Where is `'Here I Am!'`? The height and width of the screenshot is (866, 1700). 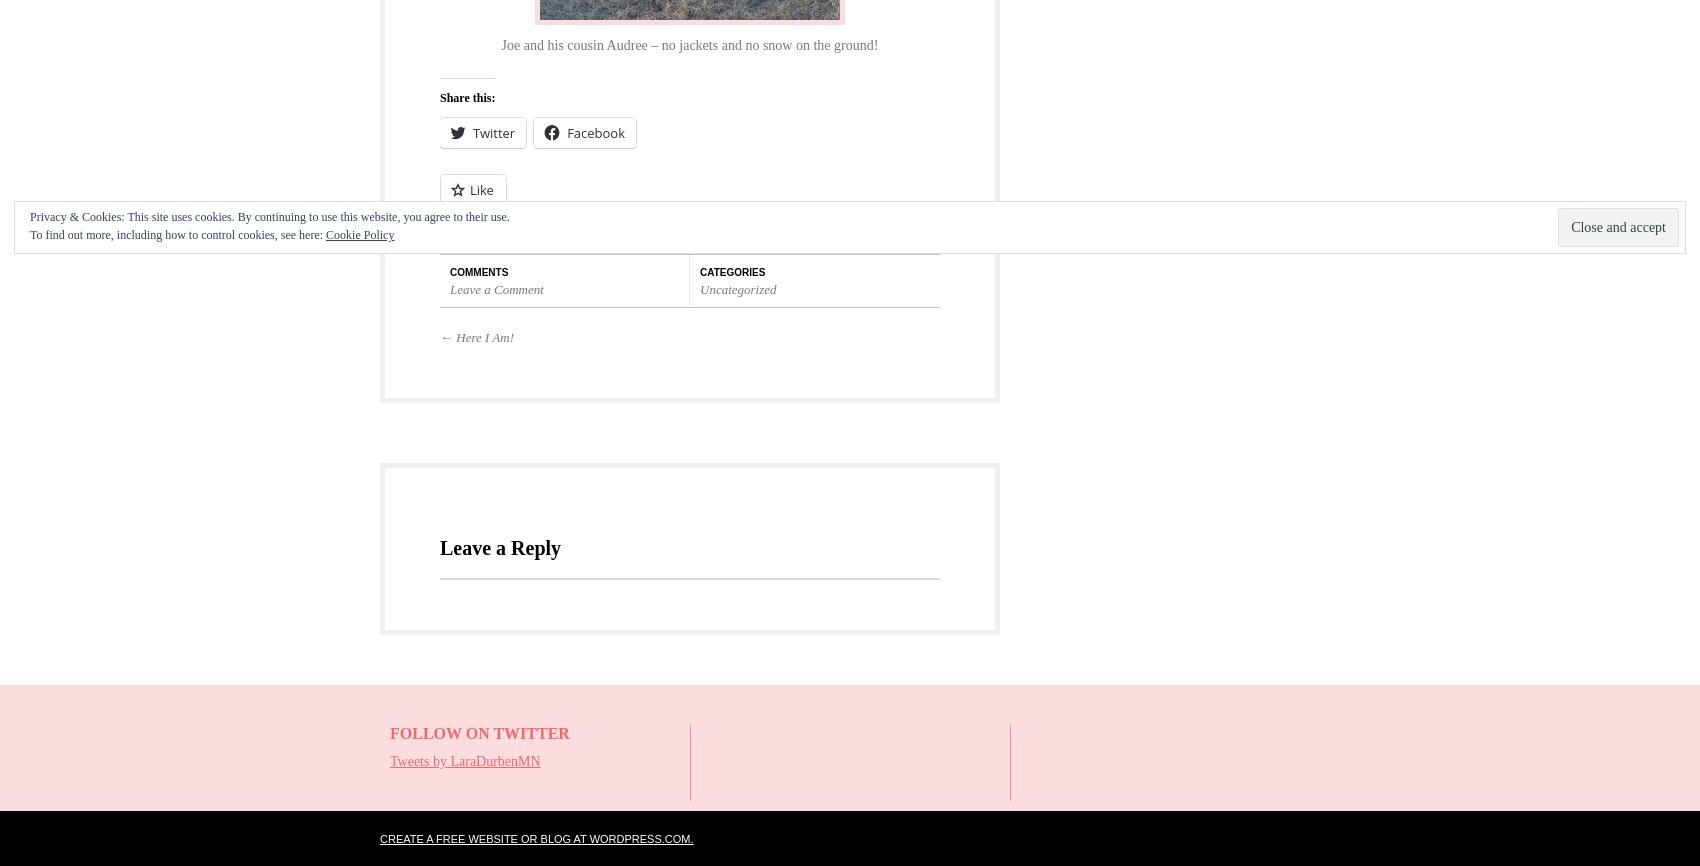 'Here I Am!' is located at coordinates (483, 336).